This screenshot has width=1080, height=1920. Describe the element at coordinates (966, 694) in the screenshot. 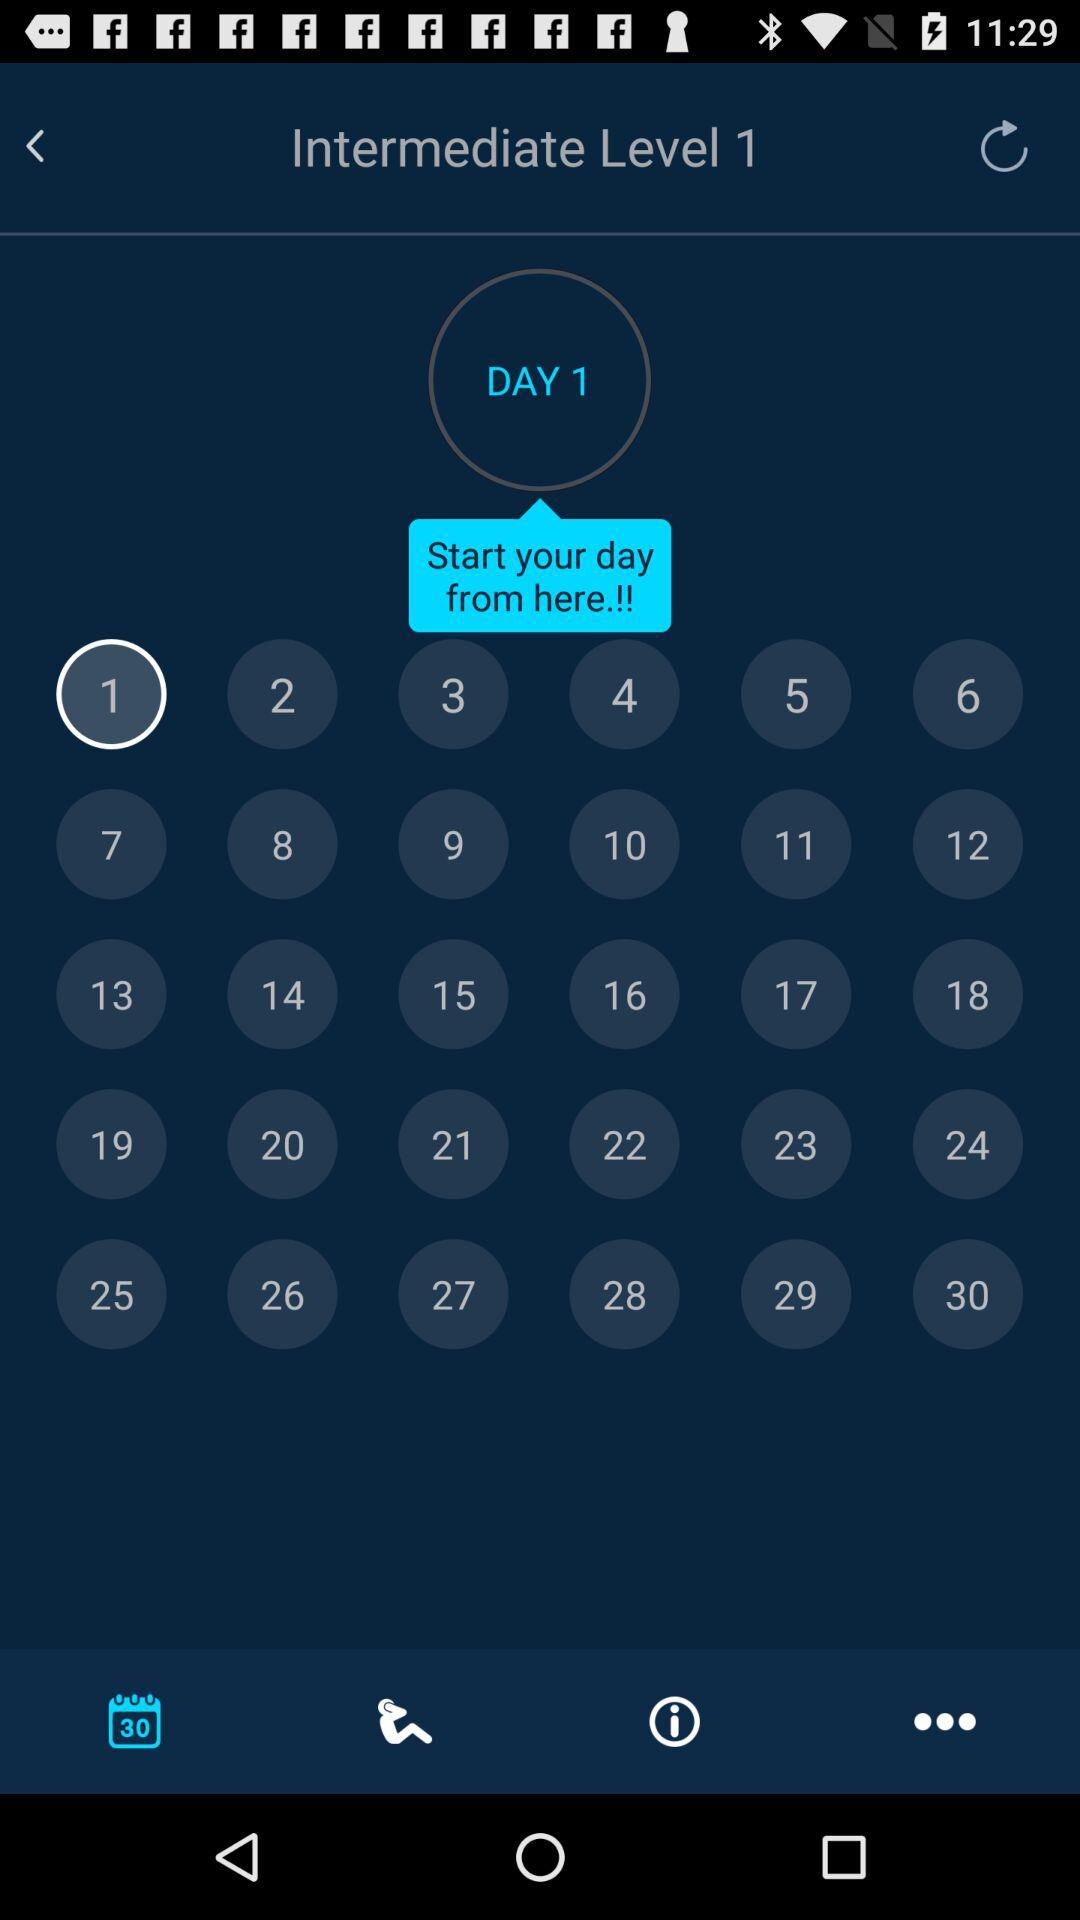

I see `6` at that location.